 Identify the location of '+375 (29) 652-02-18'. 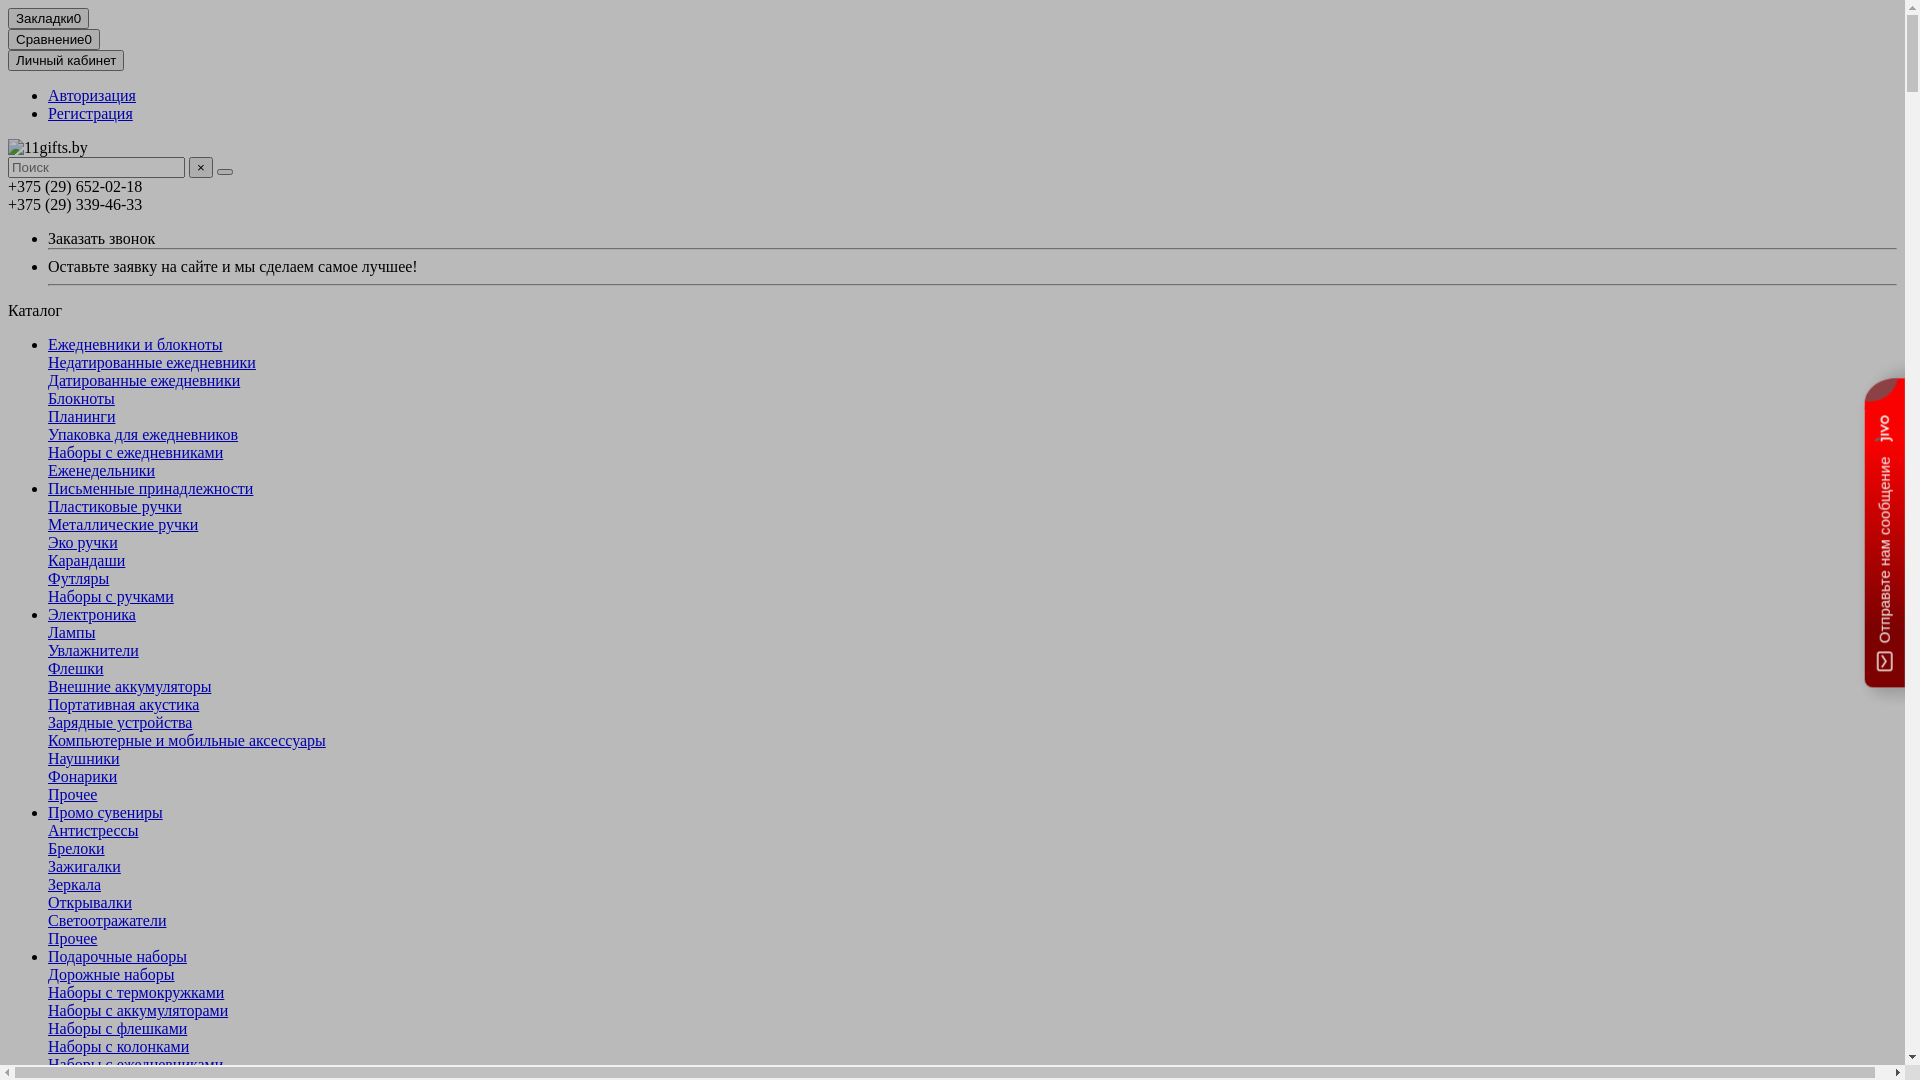
(75, 186).